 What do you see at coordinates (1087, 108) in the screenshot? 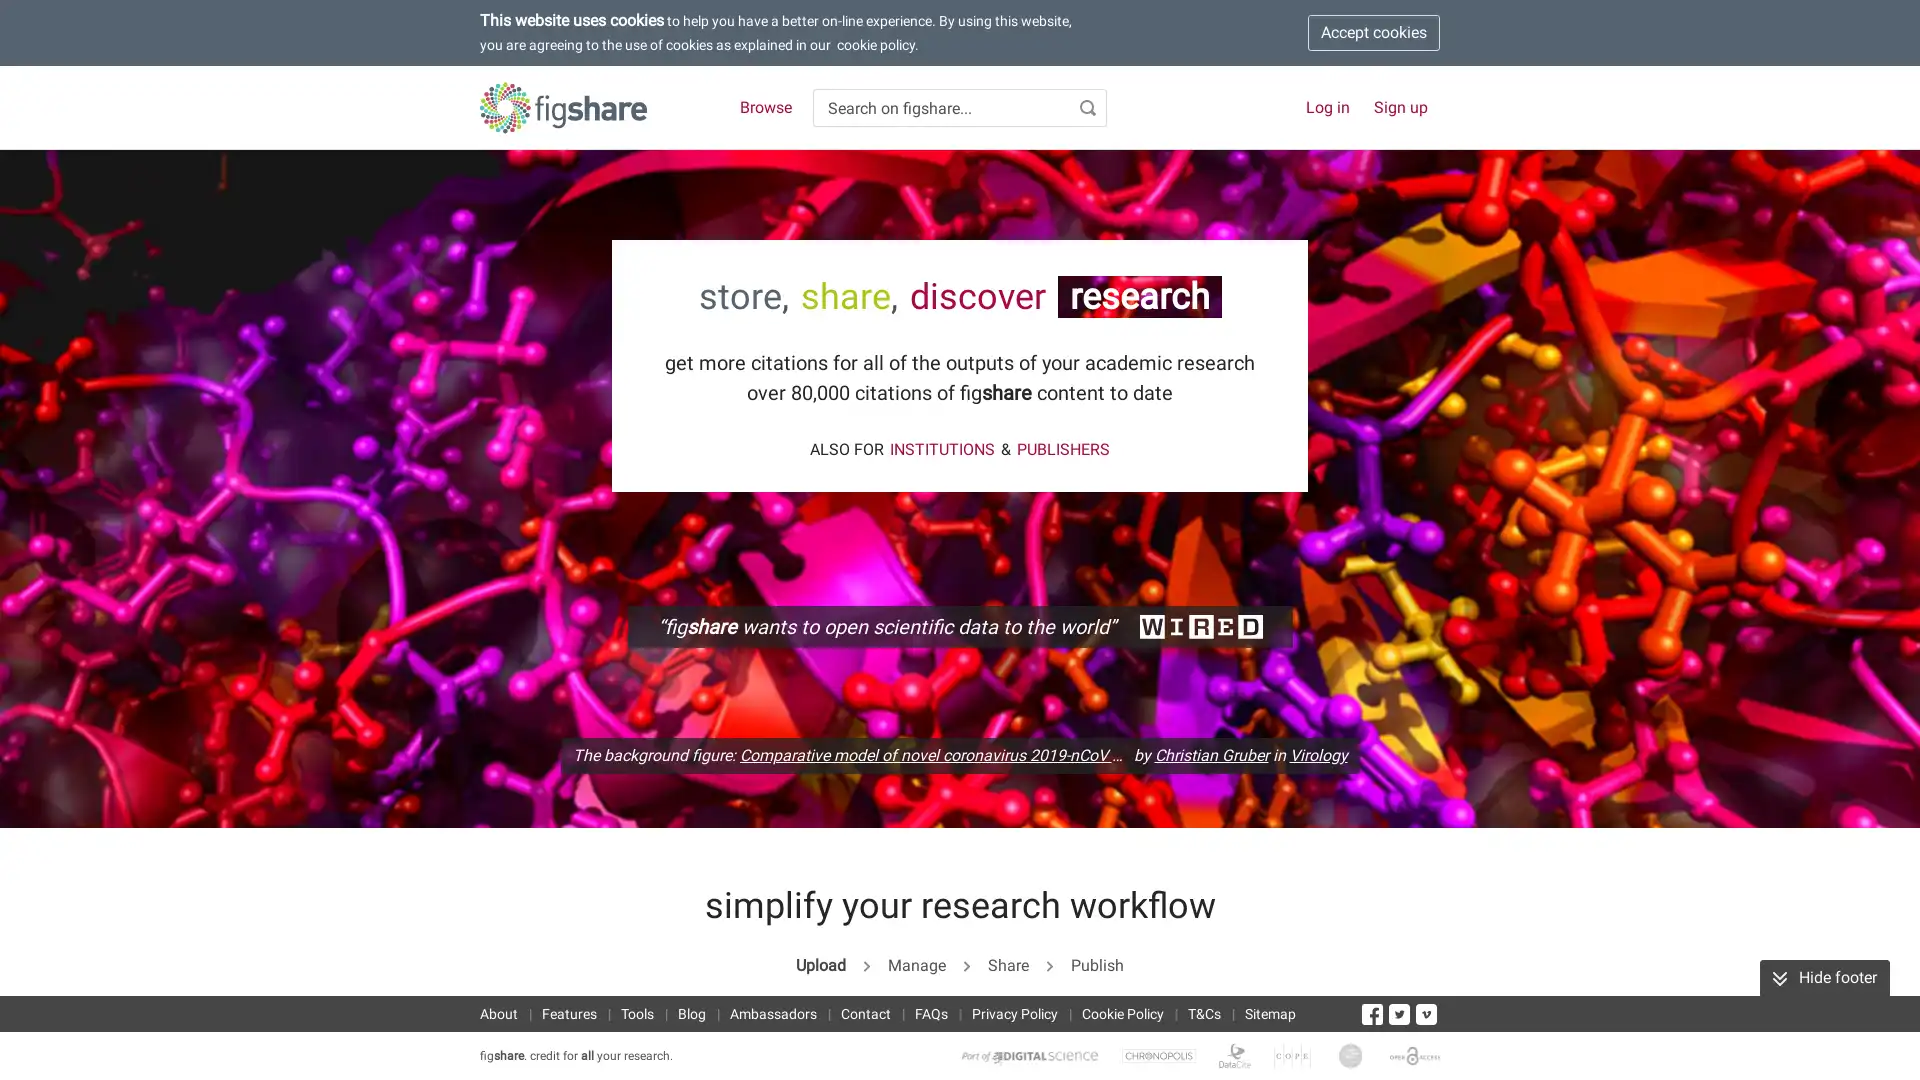
I see `Search` at bounding box center [1087, 108].